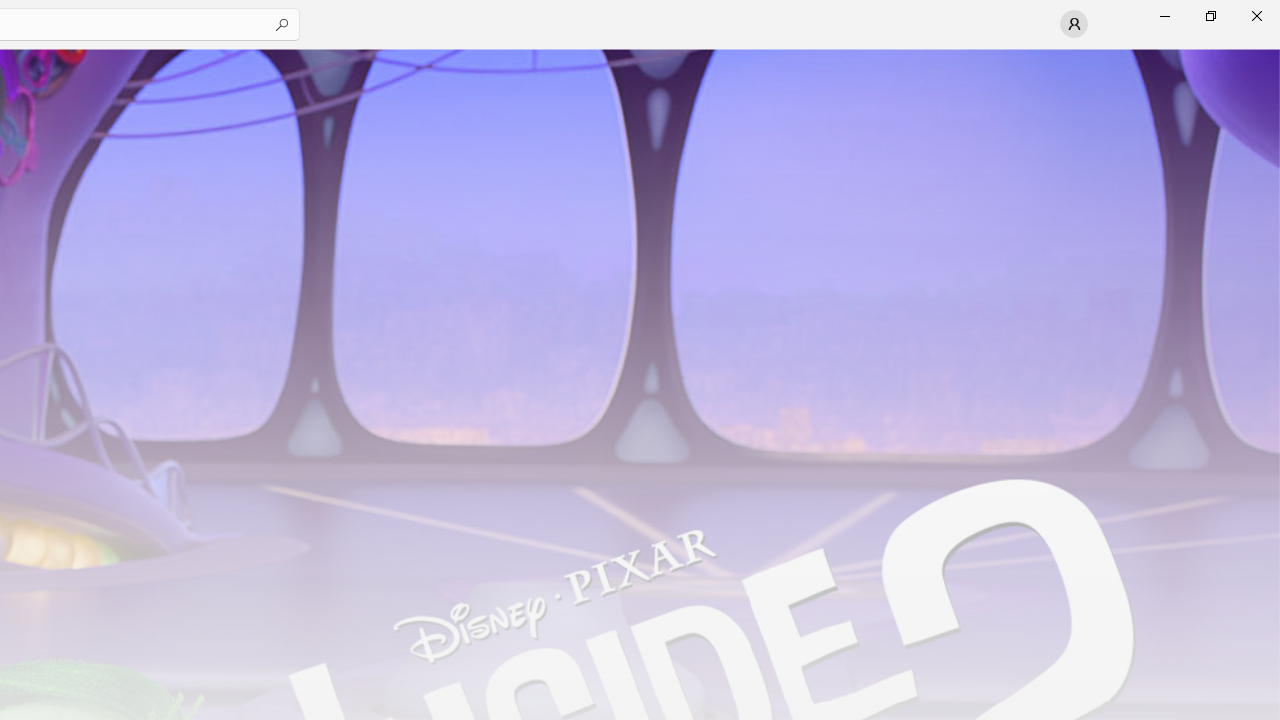 This screenshot has width=1280, height=720. I want to click on 'User profile', so click(1072, 24).